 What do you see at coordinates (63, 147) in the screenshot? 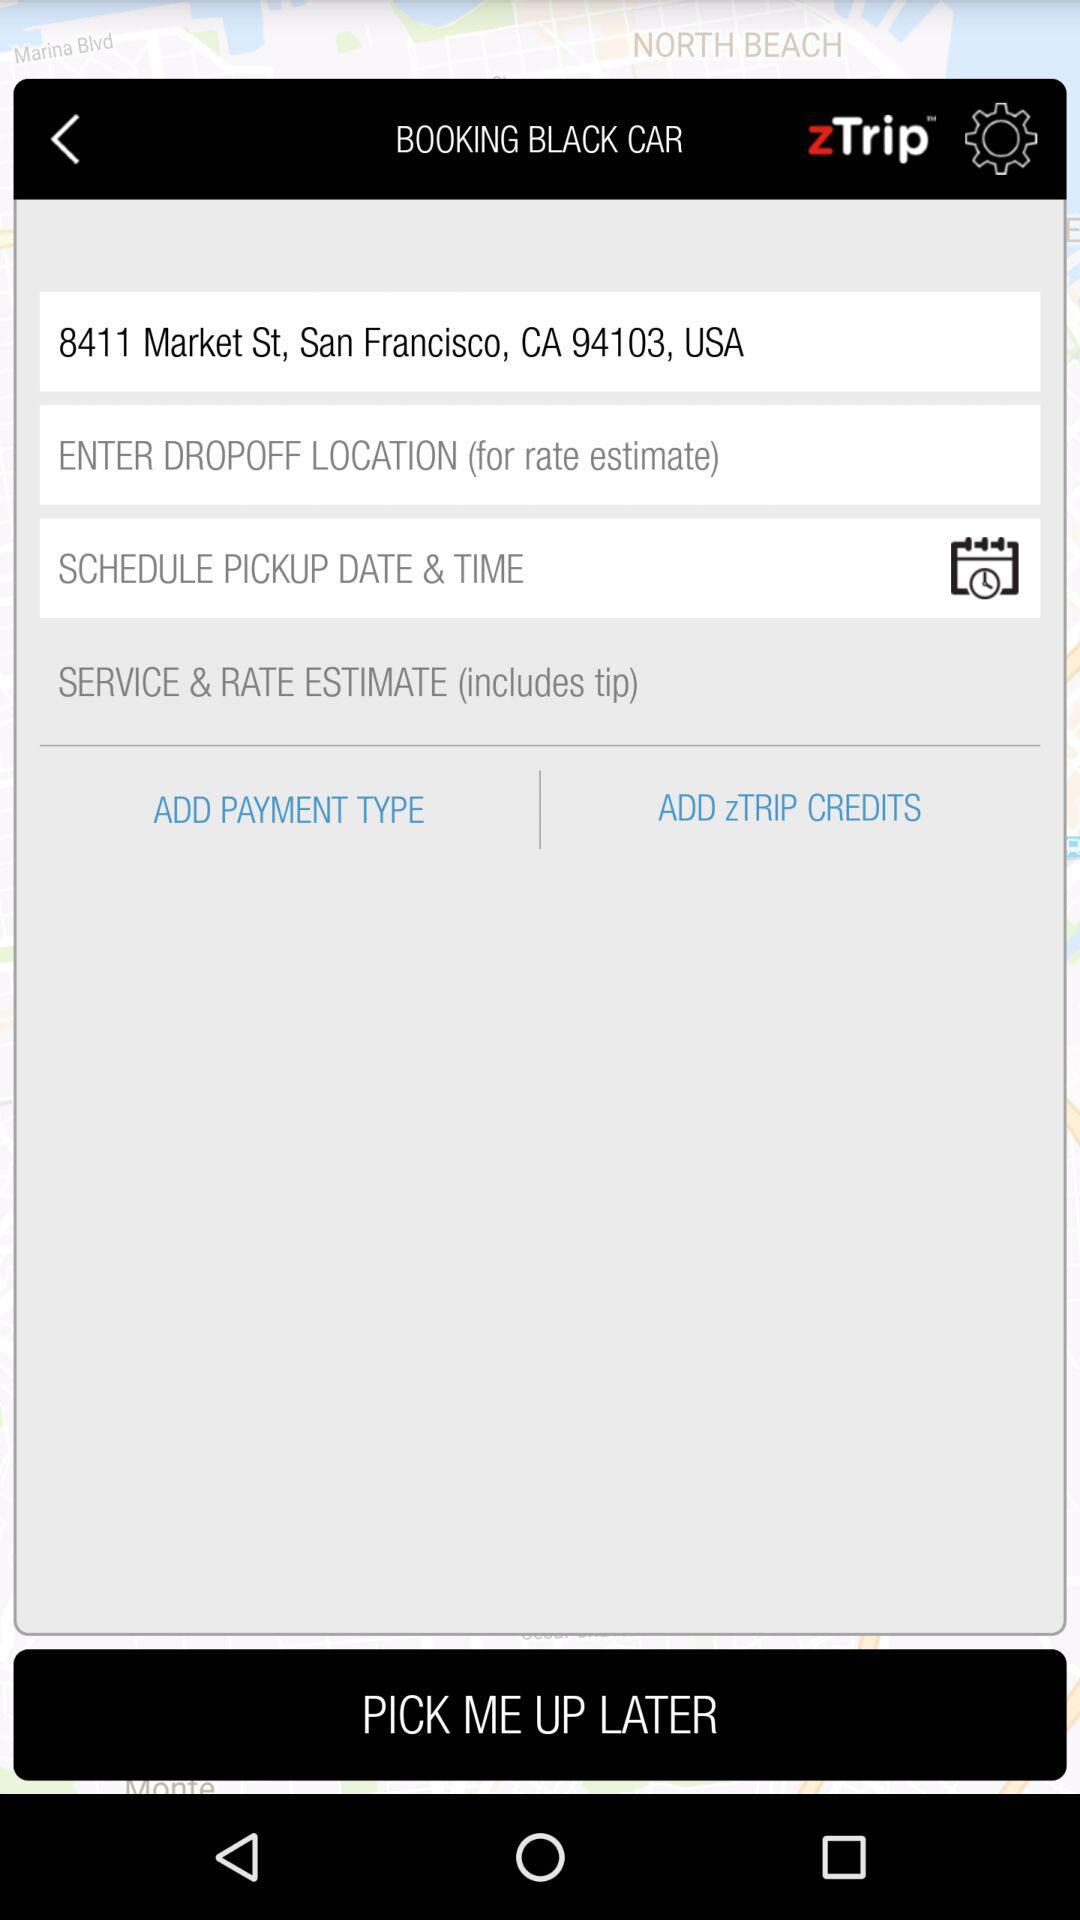
I see `the arrow_backward icon` at bounding box center [63, 147].